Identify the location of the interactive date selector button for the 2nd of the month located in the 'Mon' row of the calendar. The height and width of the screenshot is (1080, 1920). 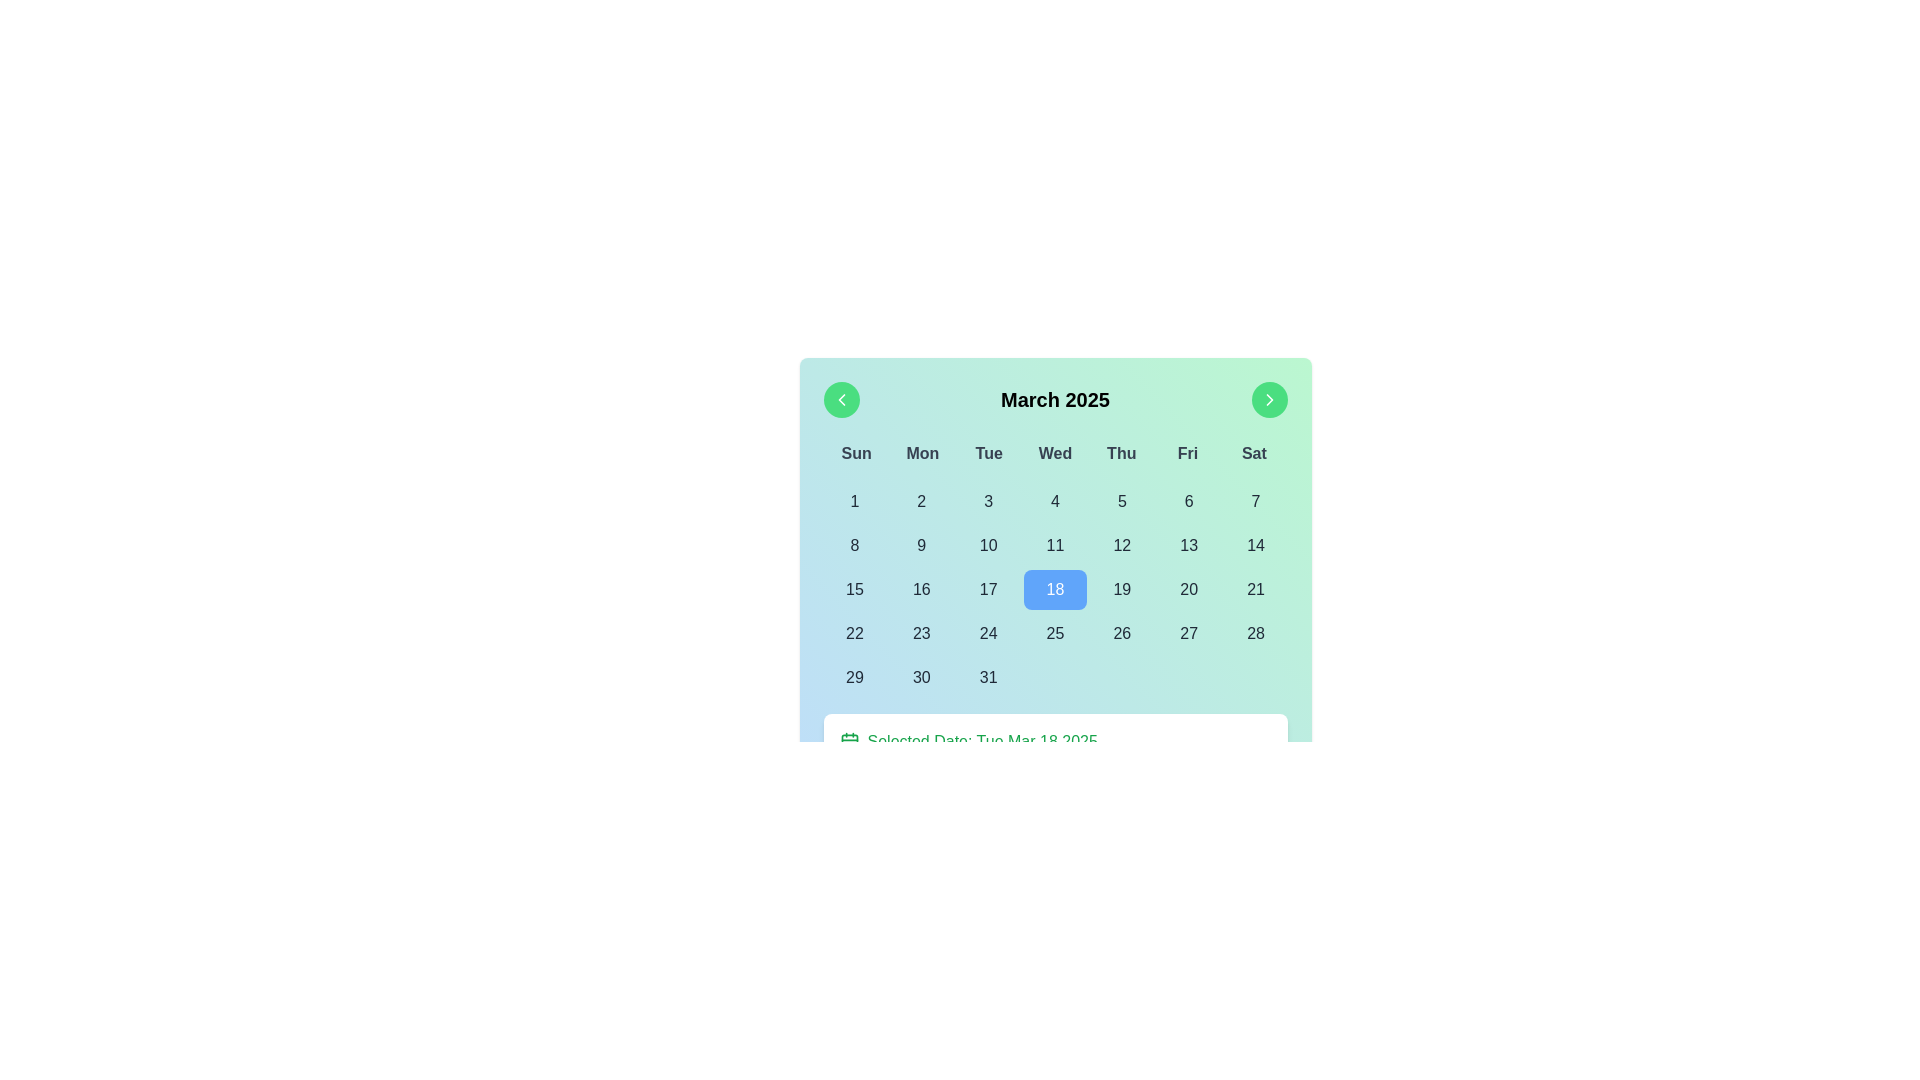
(920, 500).